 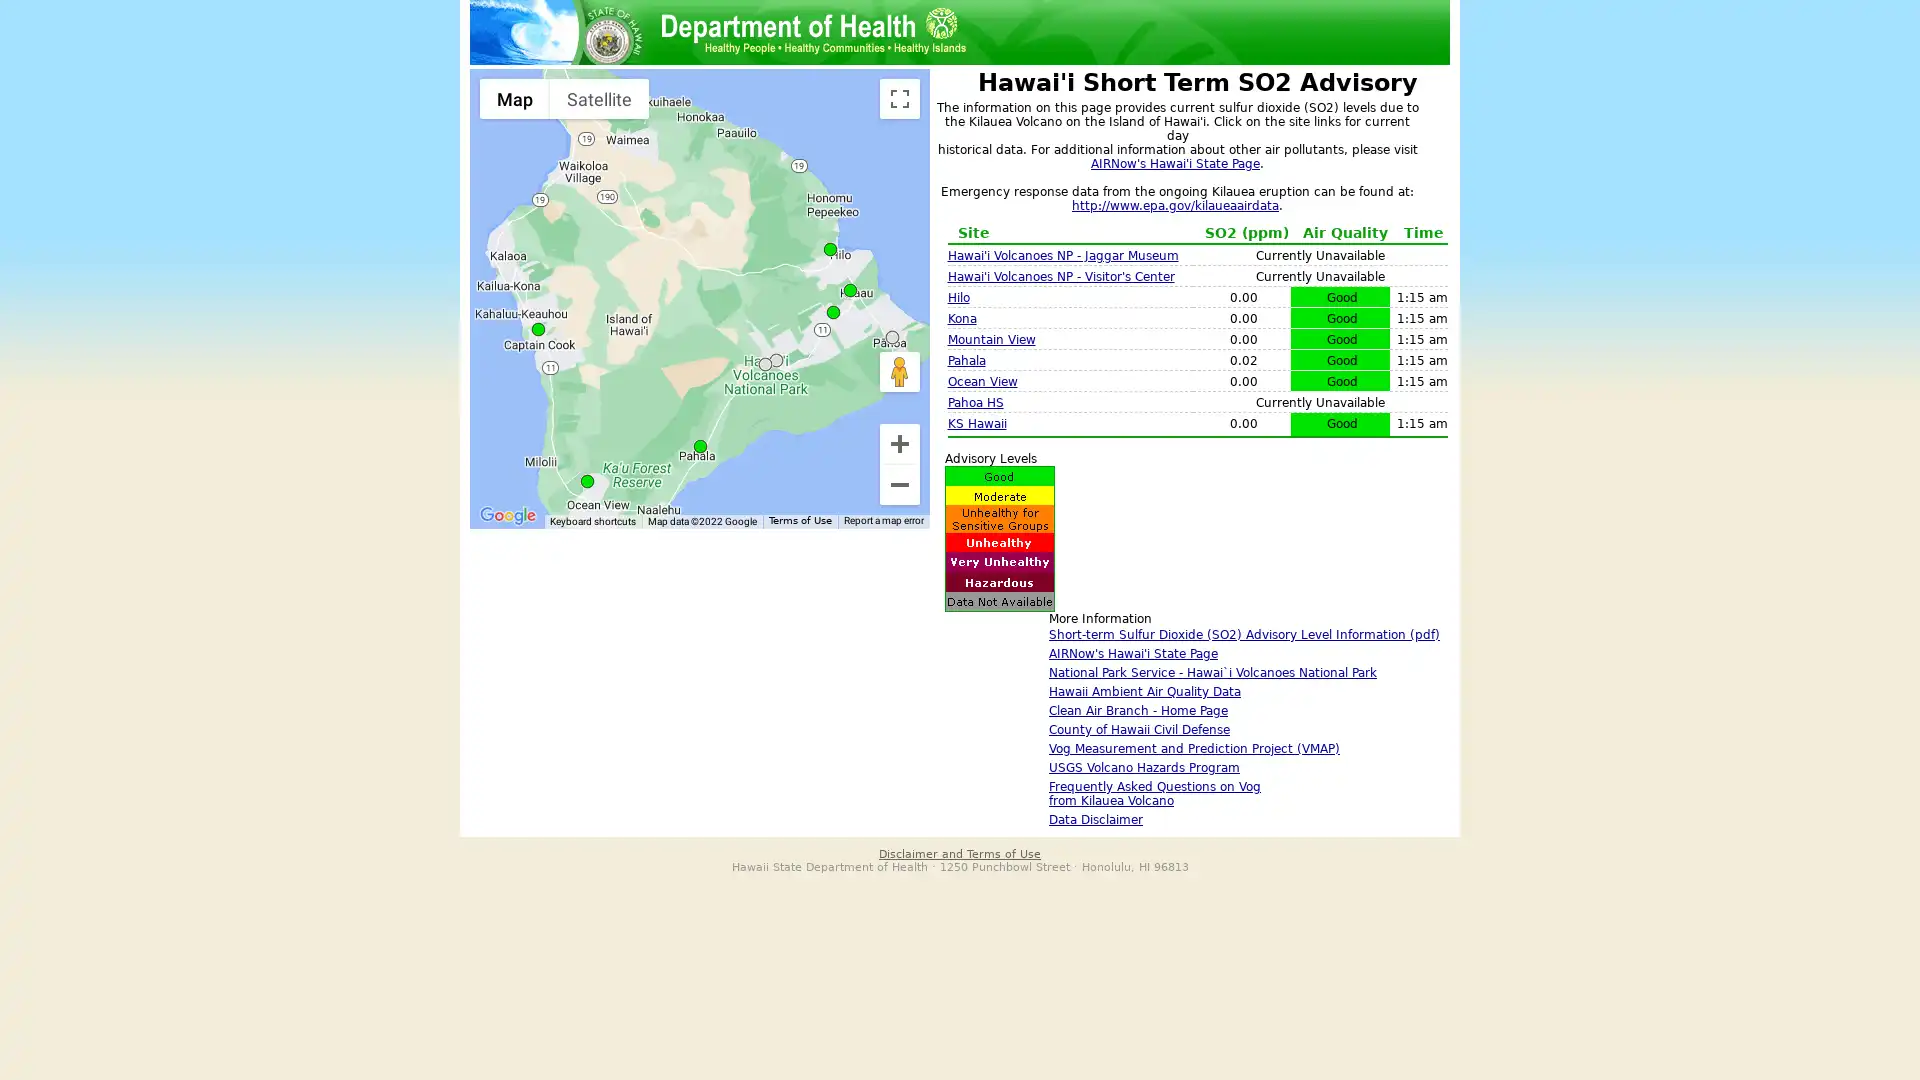 What do you see at coordinates (700, 445) in the screenshot?
I see `Pahala: SO2 0.02 ppm (Good) on 06/28 at 01:15 am` at bounding box center [700, 445].